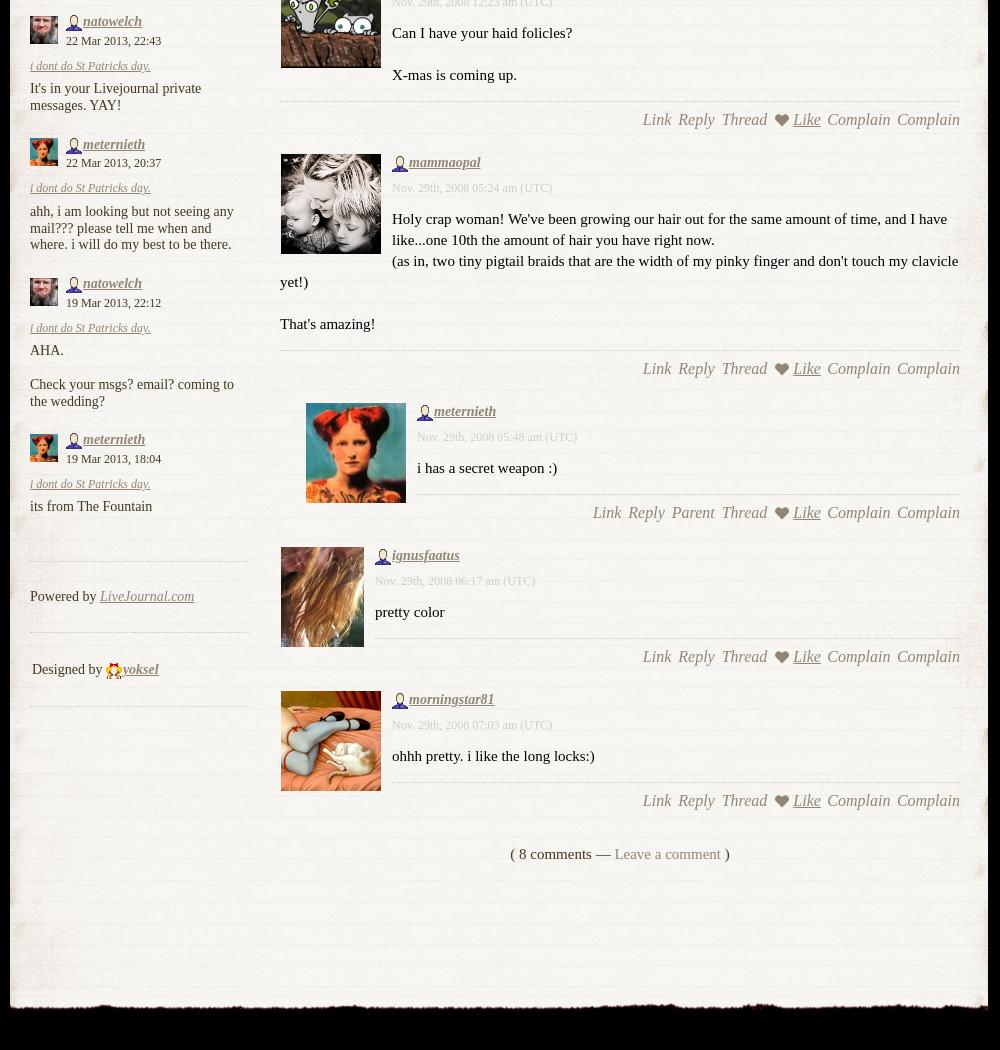  I want to click on 'ohhh pretty. i like the long locks:)', so click(492, 754).